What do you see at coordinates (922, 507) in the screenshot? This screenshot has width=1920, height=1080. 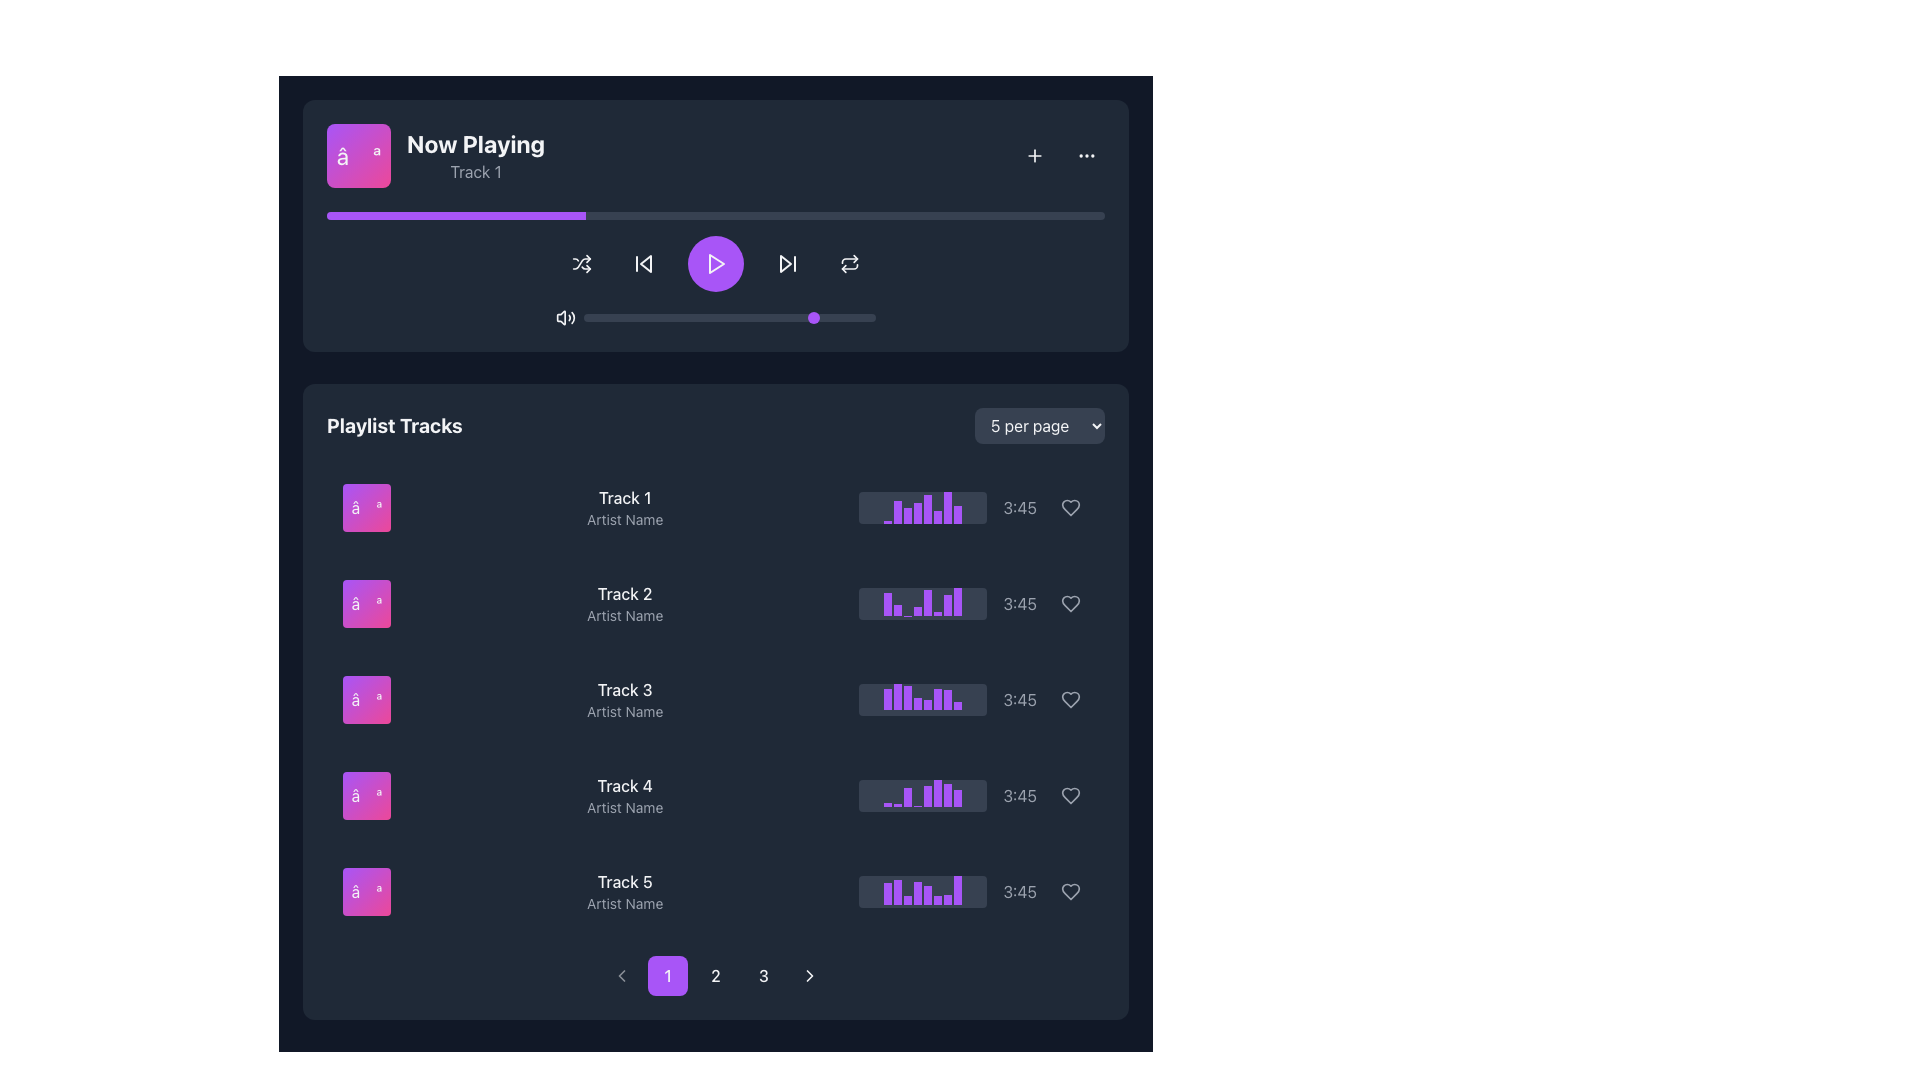 I see `the graphical representation of audio level bars in the playlist section, located between the track name and duration text ('3:45')` at bounding box center [922, 507].